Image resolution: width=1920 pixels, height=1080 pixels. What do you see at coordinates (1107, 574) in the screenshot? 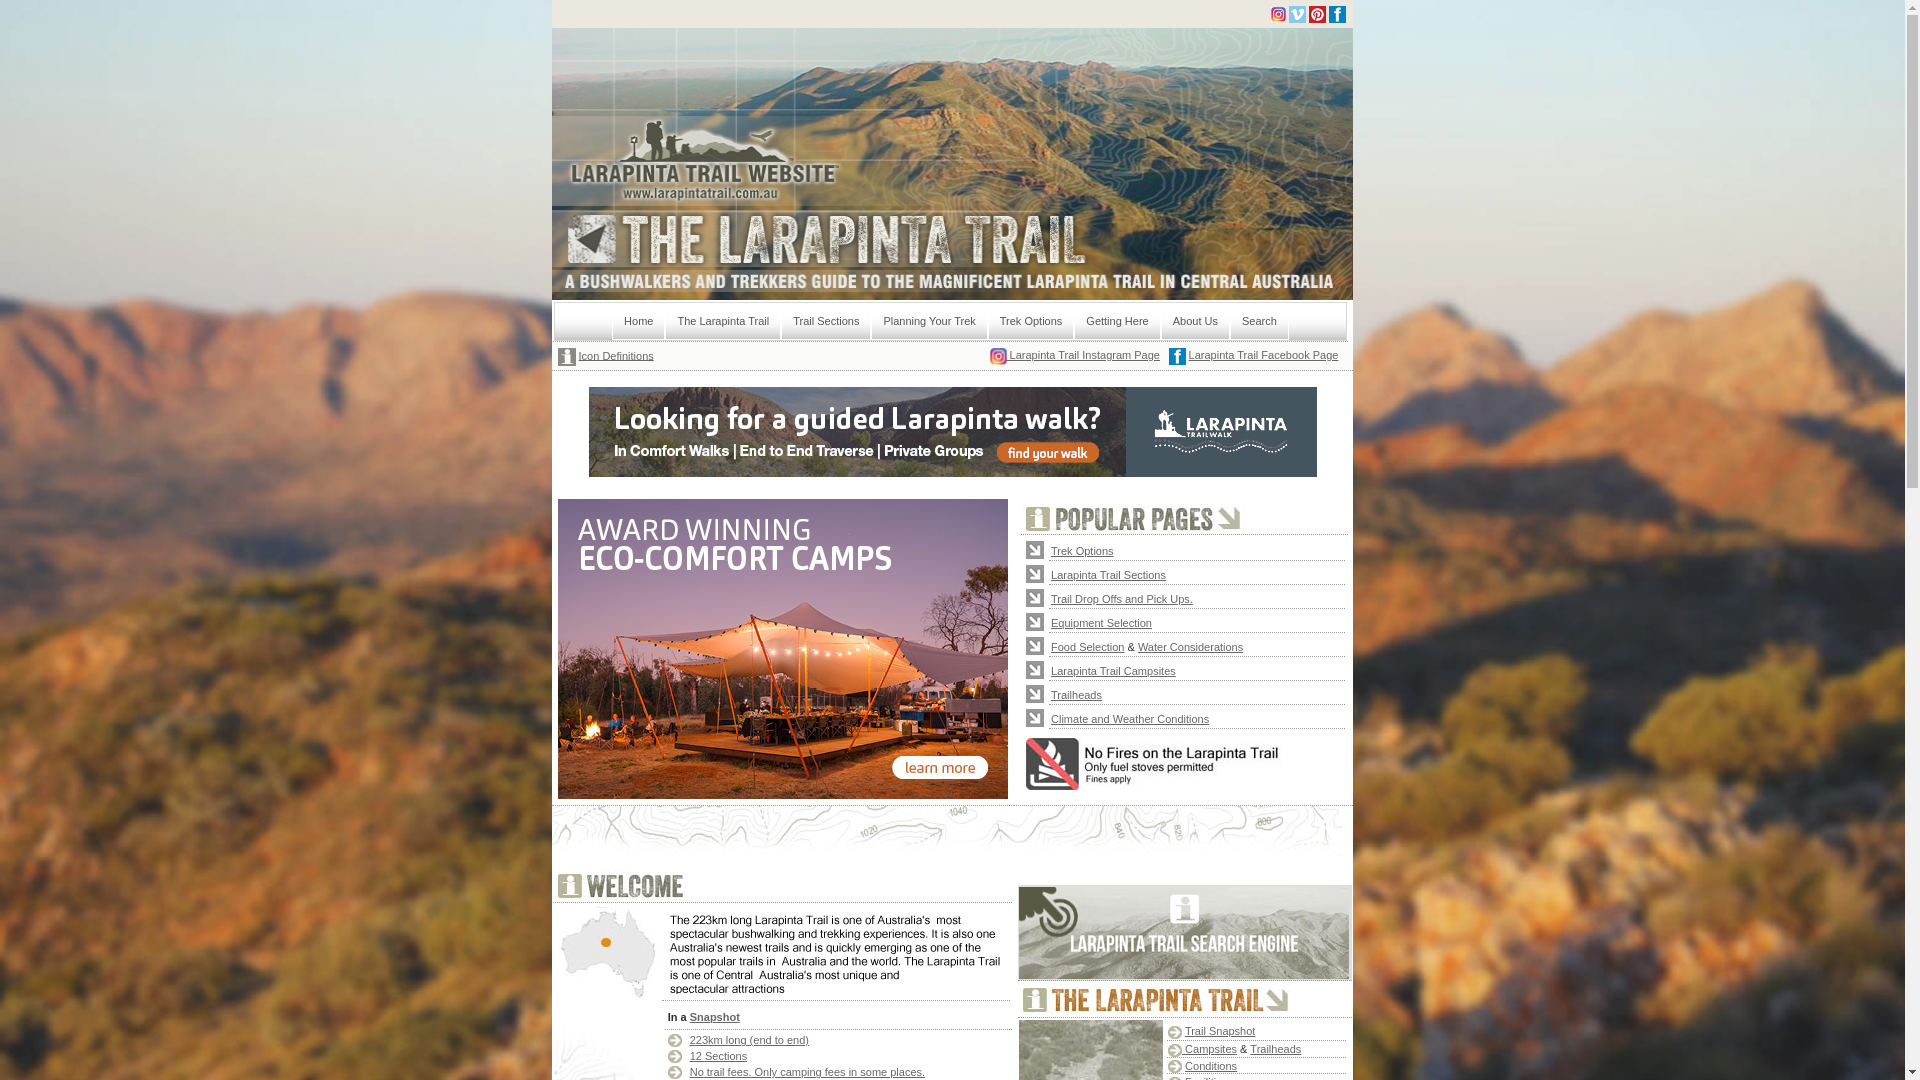
I see `'Larapinta Trail Sections'` at bounding box center [1107, 574].